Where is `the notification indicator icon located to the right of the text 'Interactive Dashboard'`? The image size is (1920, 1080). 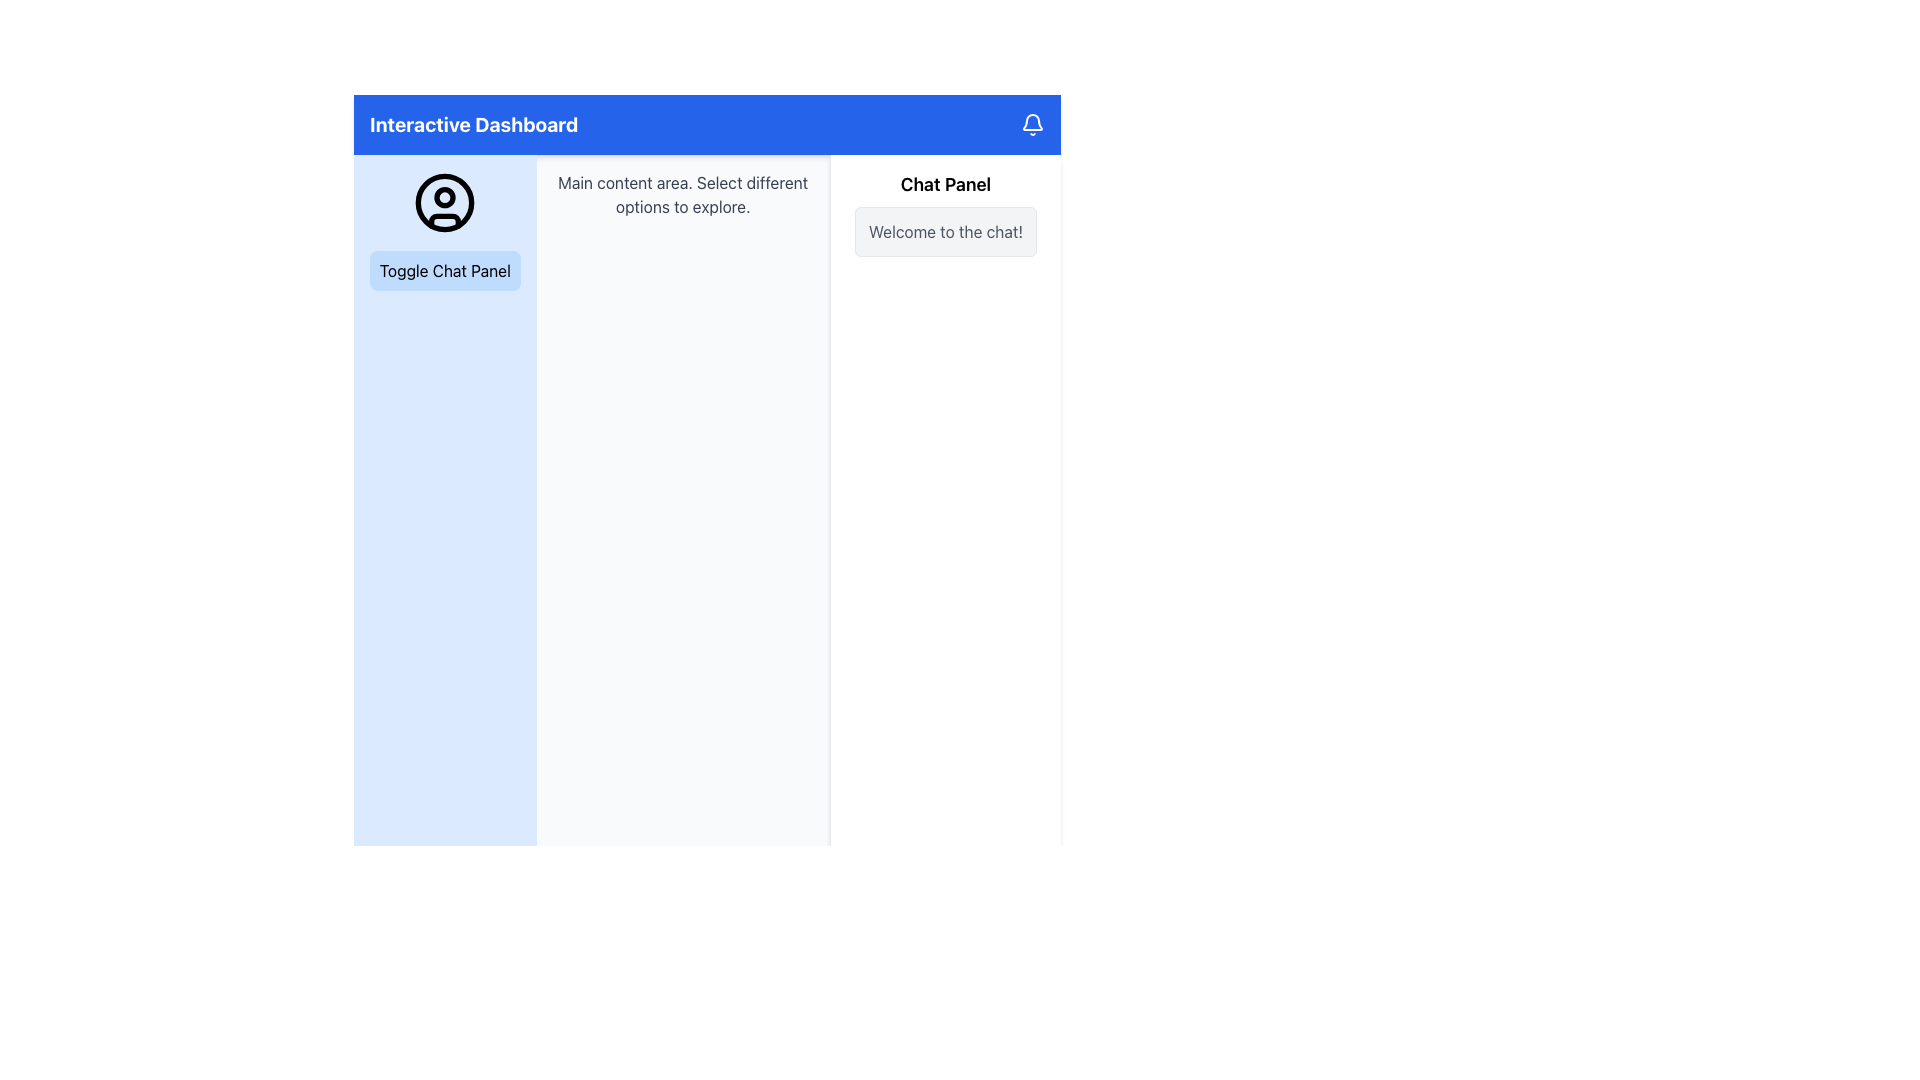
the notification indicator icon located to the right of the text 'Interactive Dashboard' is located at coordinates (1032, 124).